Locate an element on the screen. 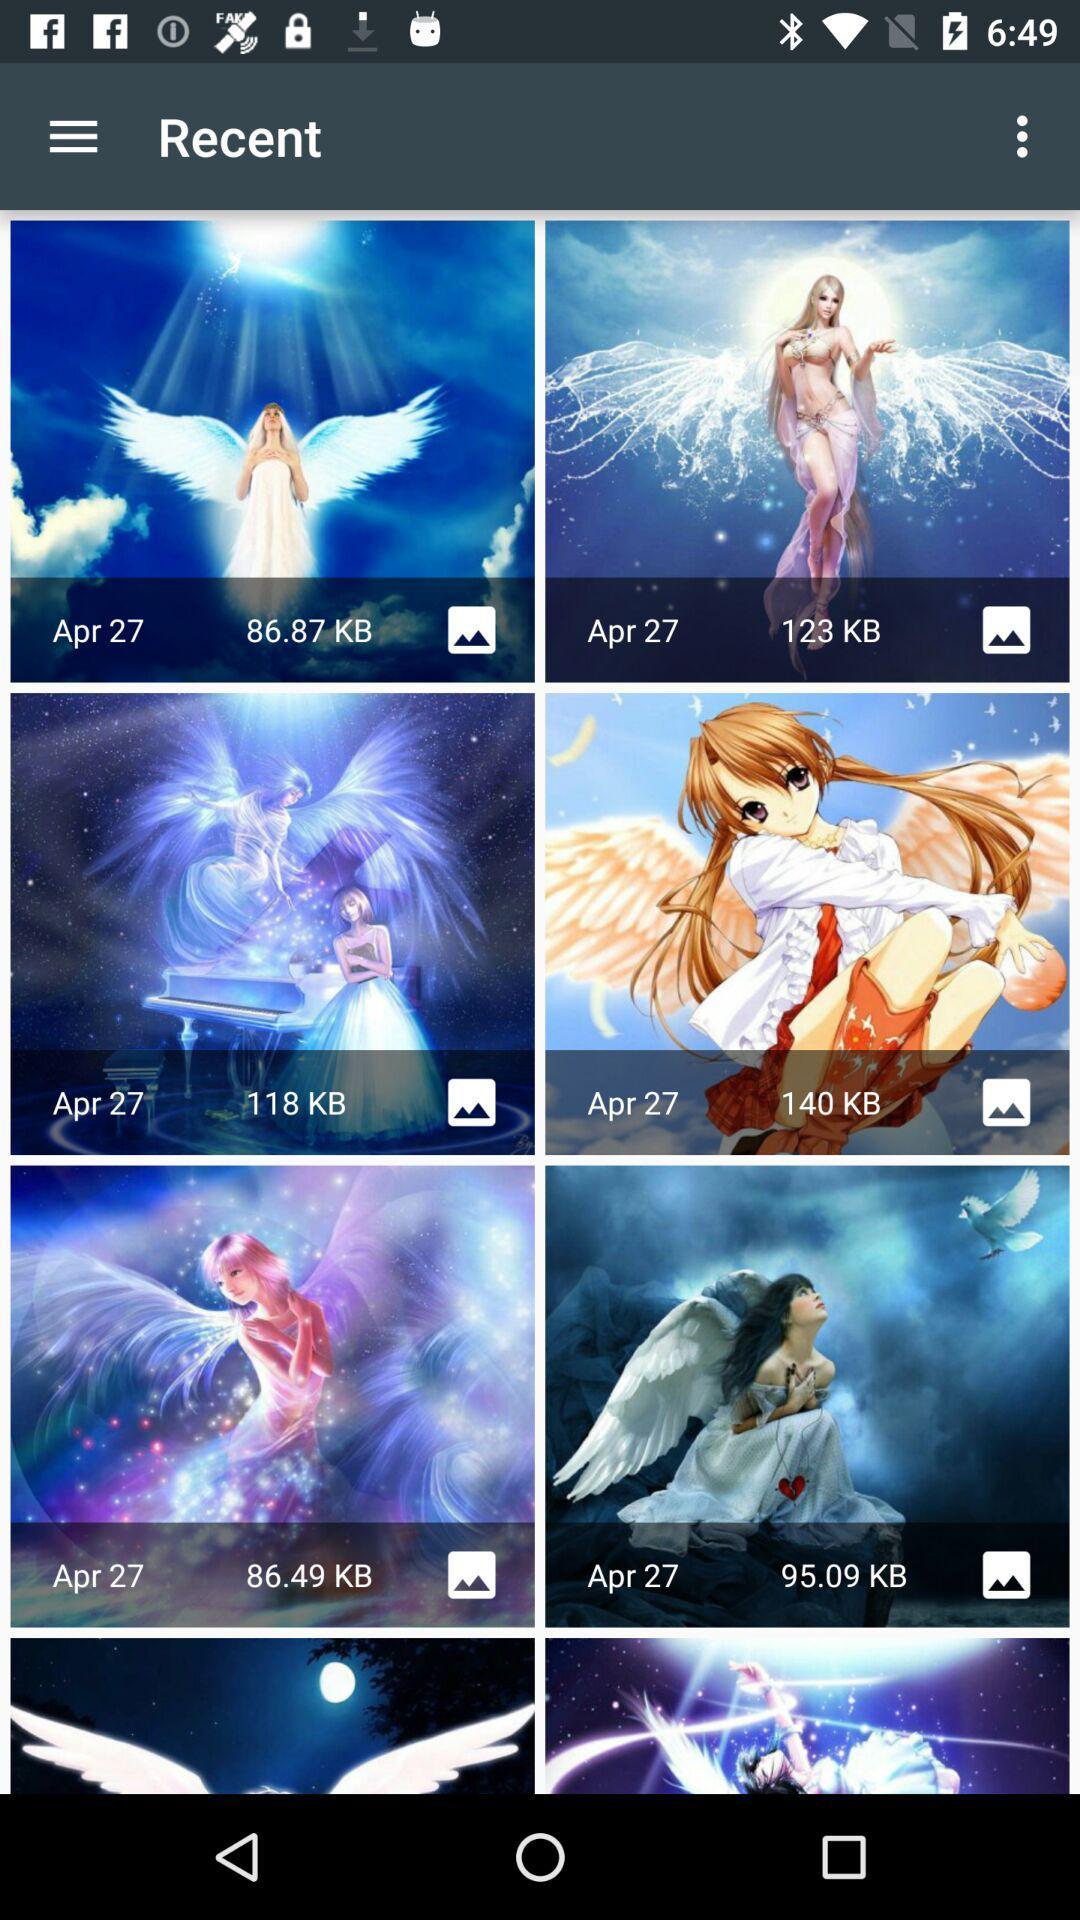 This screenshot has height=1920, width=1080. the icon next to recent app is located at coordinates (72, 135).